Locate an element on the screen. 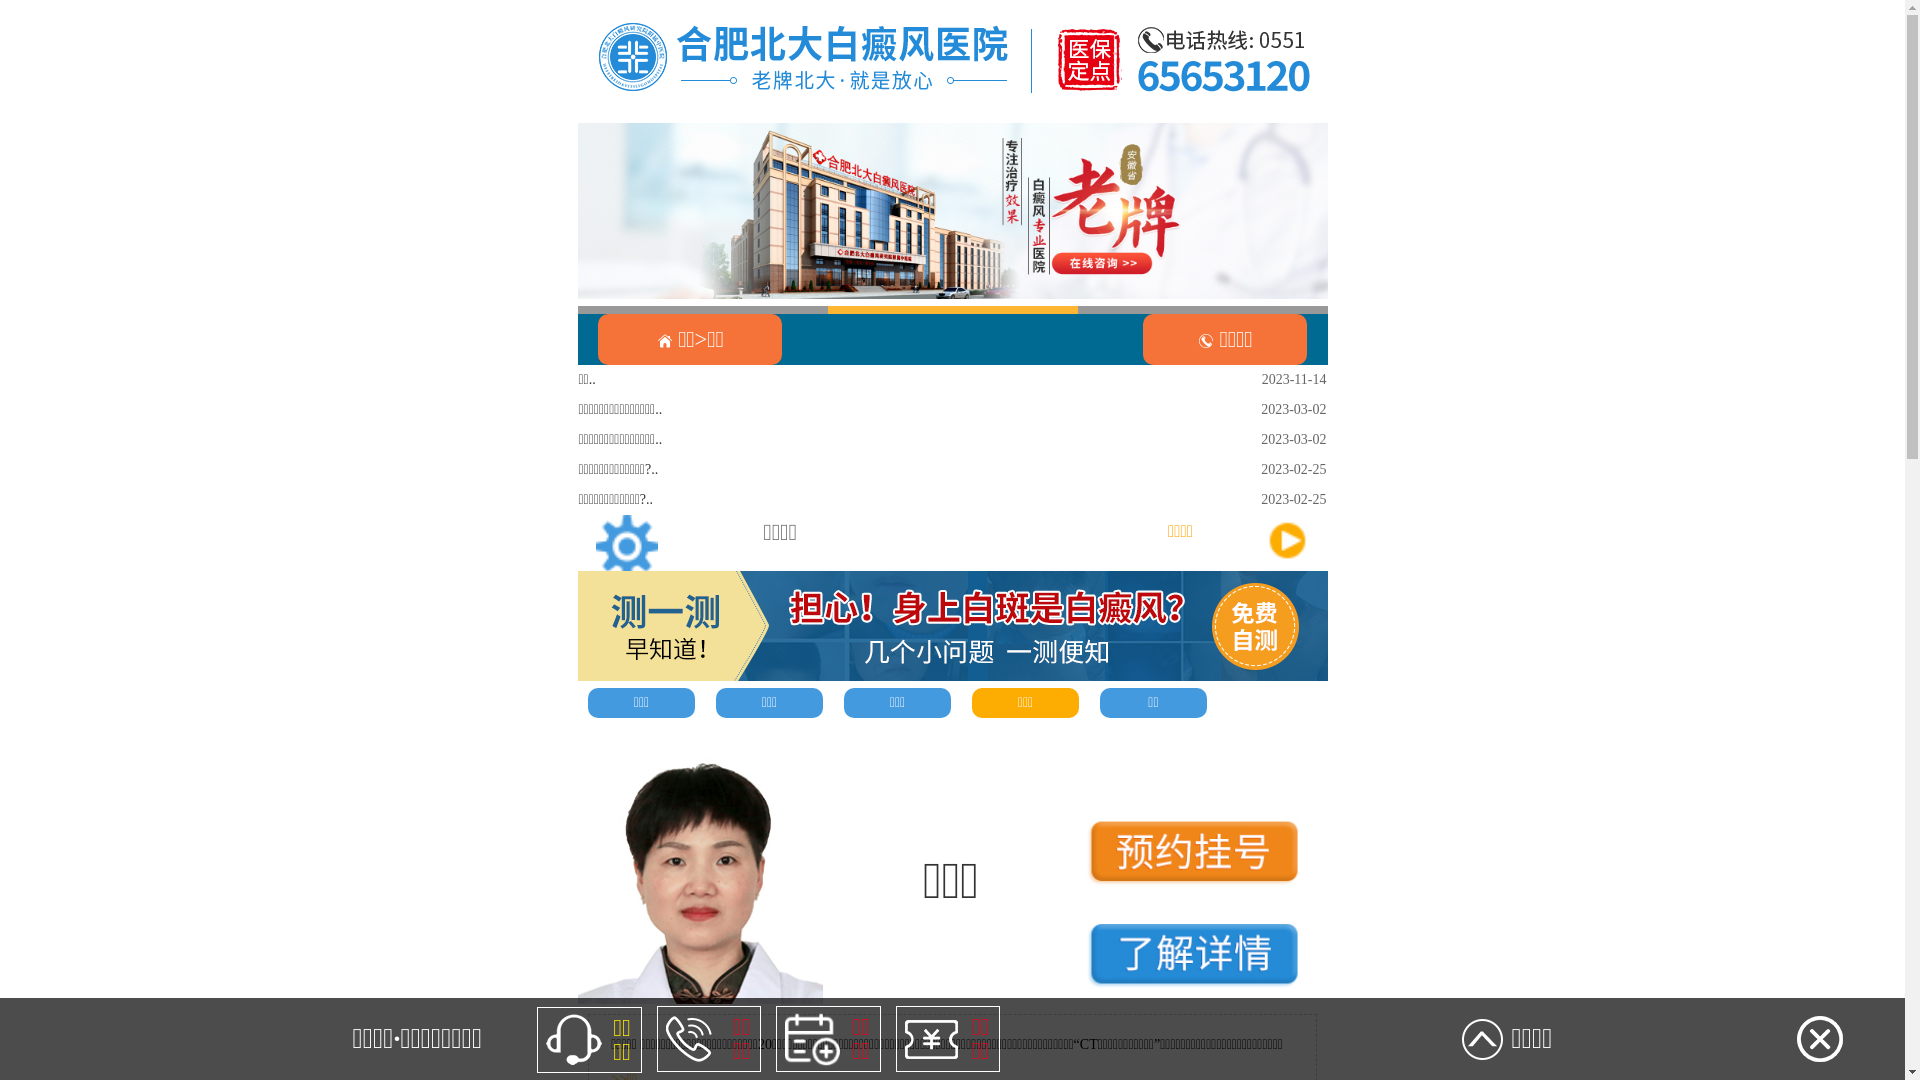  'logo' is located at coordinates (952, 59).